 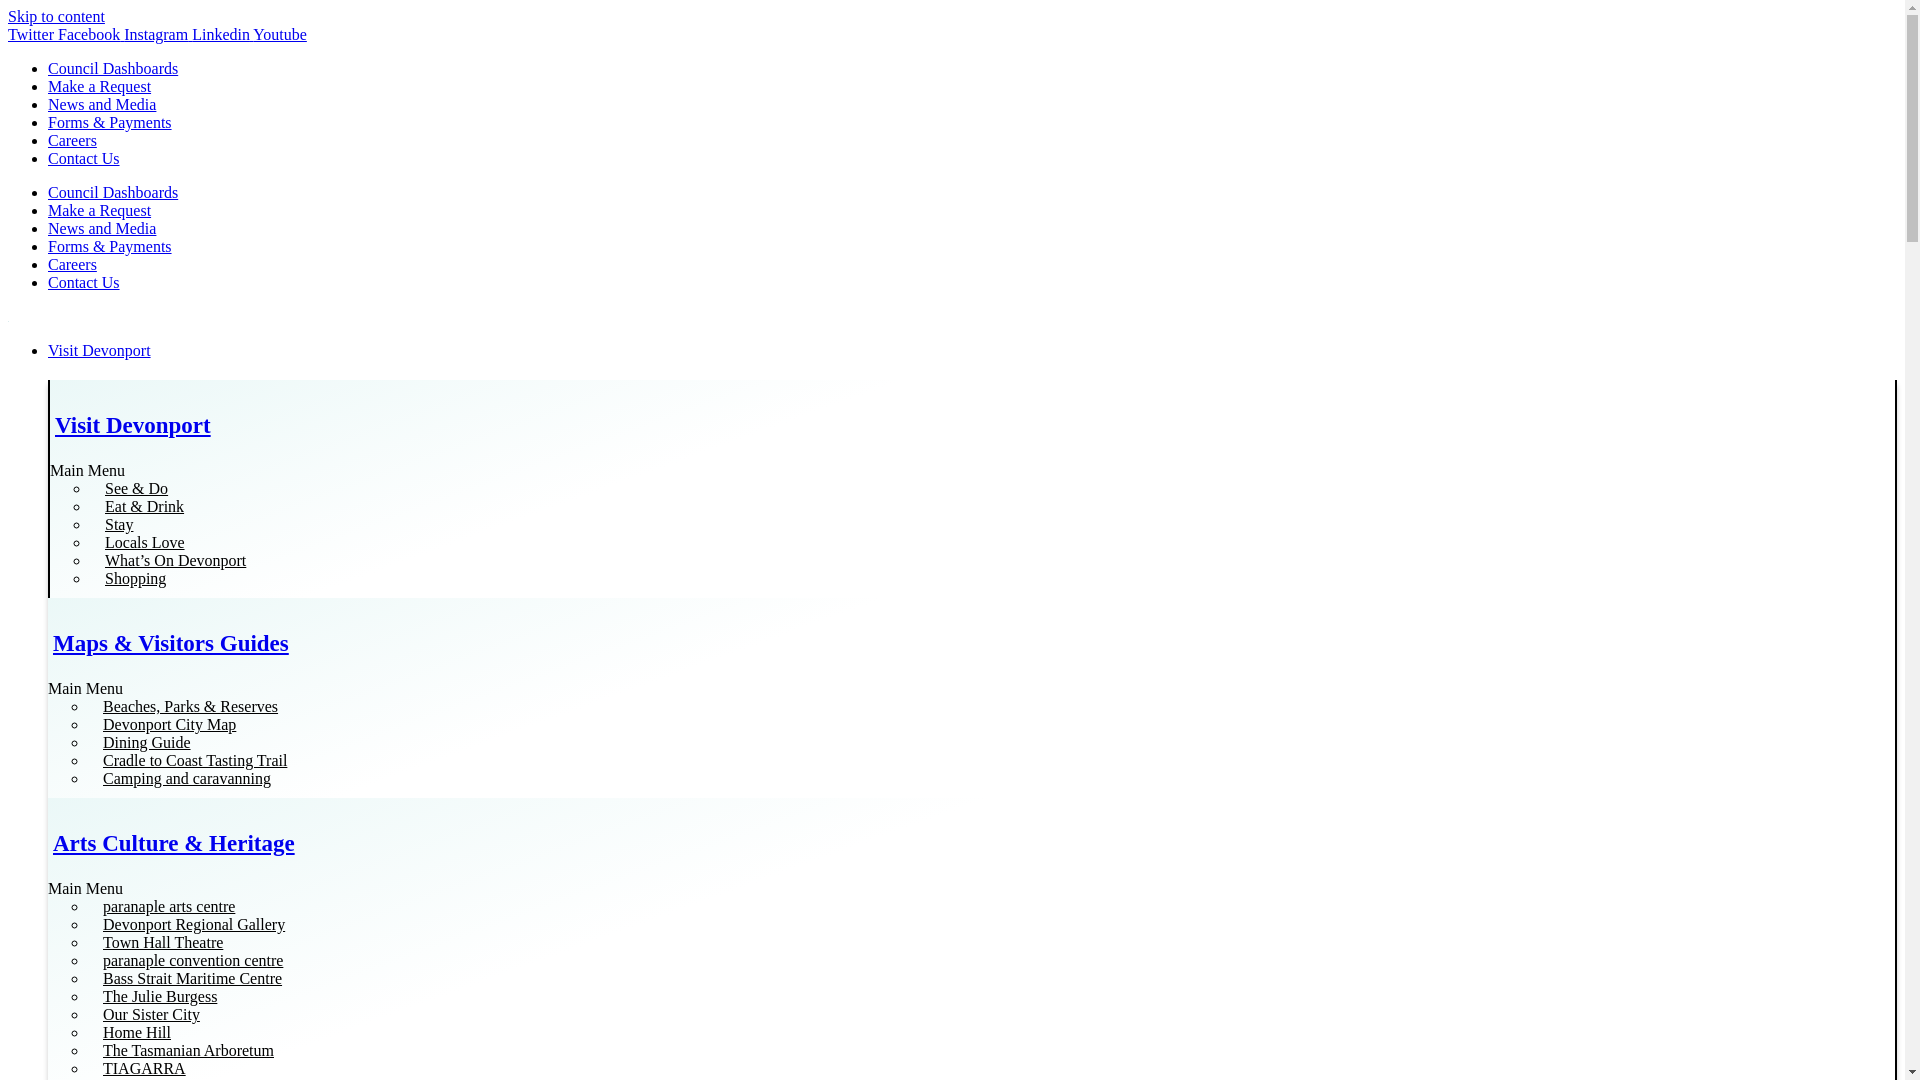 I want to click on 'Council Dashboards', so click(x=112, y=192).